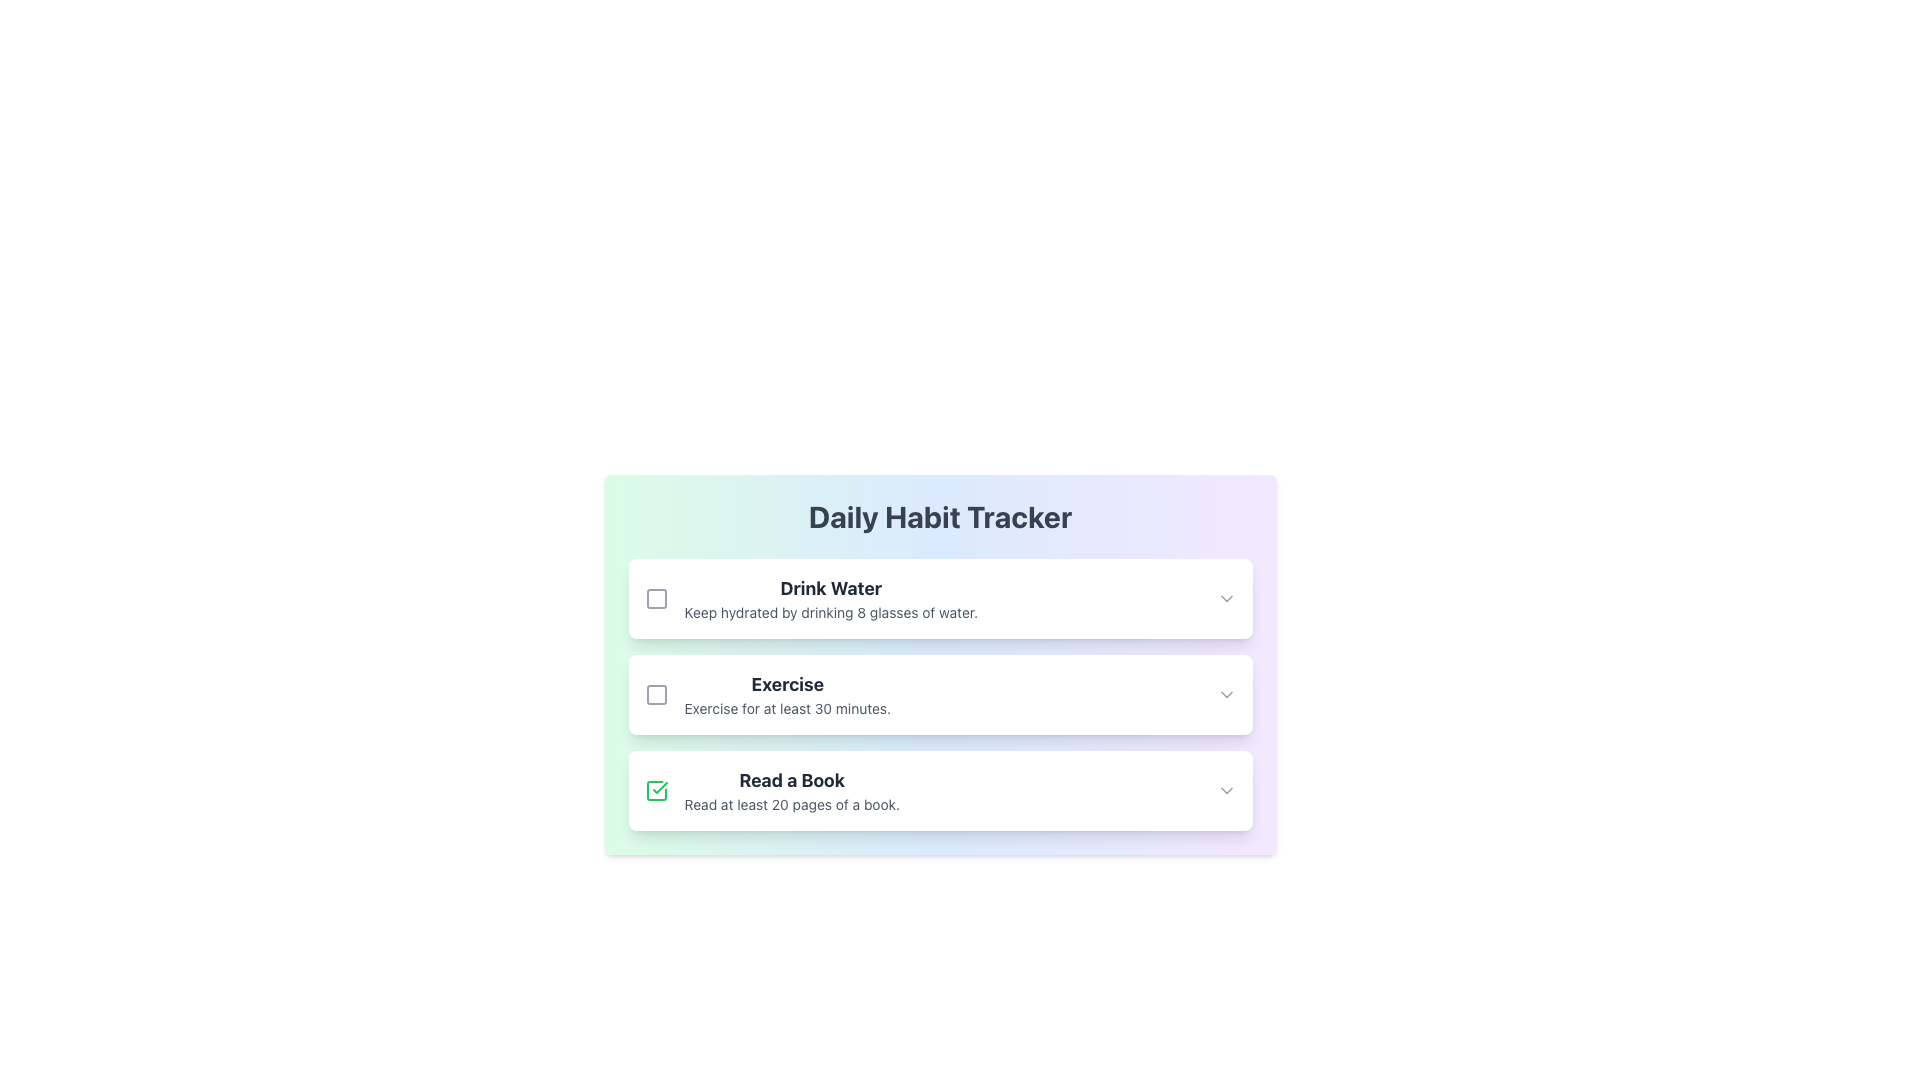  I want to click on the static text that reads 'Read at least 20 pages of a book.' located under the heading 'Read a Book' in the 'Daily Habit Tracker' section, so click(791, 804).